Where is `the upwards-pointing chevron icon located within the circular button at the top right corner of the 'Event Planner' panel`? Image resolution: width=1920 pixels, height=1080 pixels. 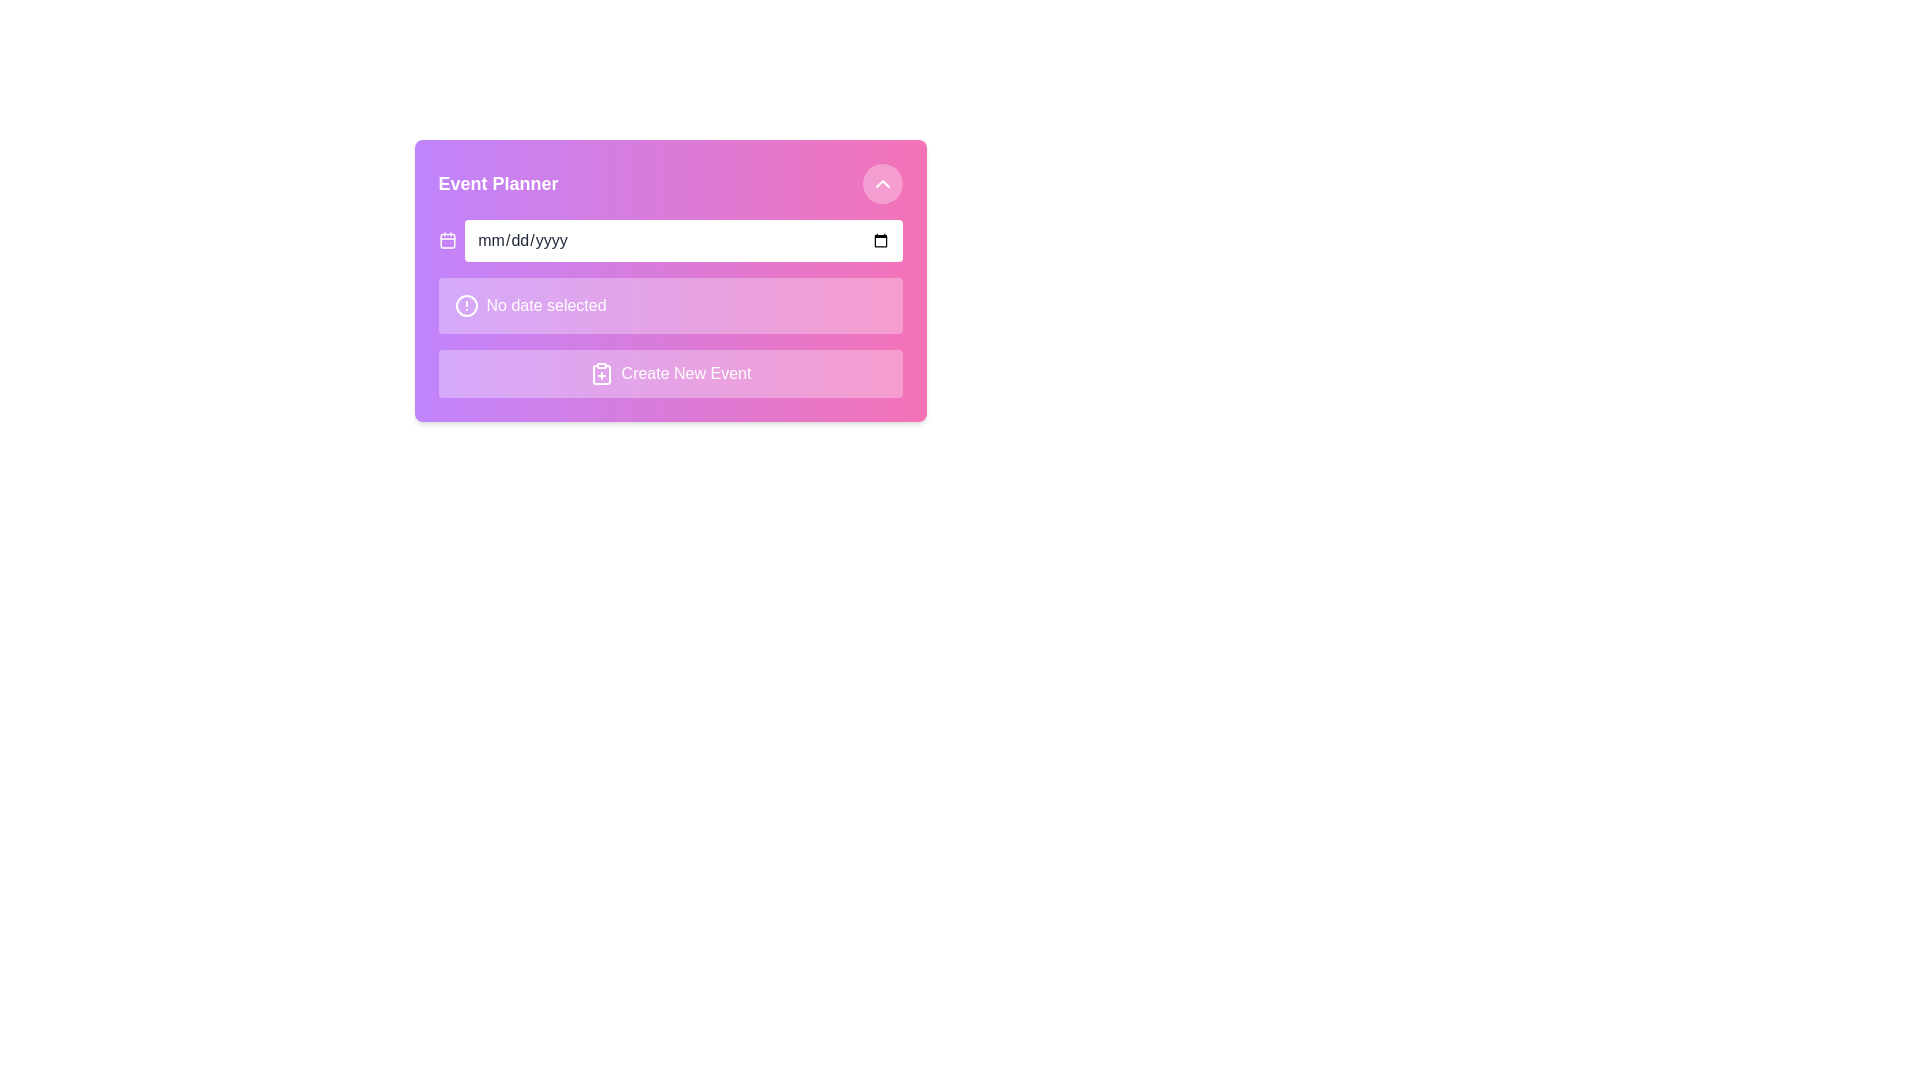
the upwards-pointing chevron icon located within the circular button at the top right corner of the 'Event Planner' panel is located at coordinates (881, 184).